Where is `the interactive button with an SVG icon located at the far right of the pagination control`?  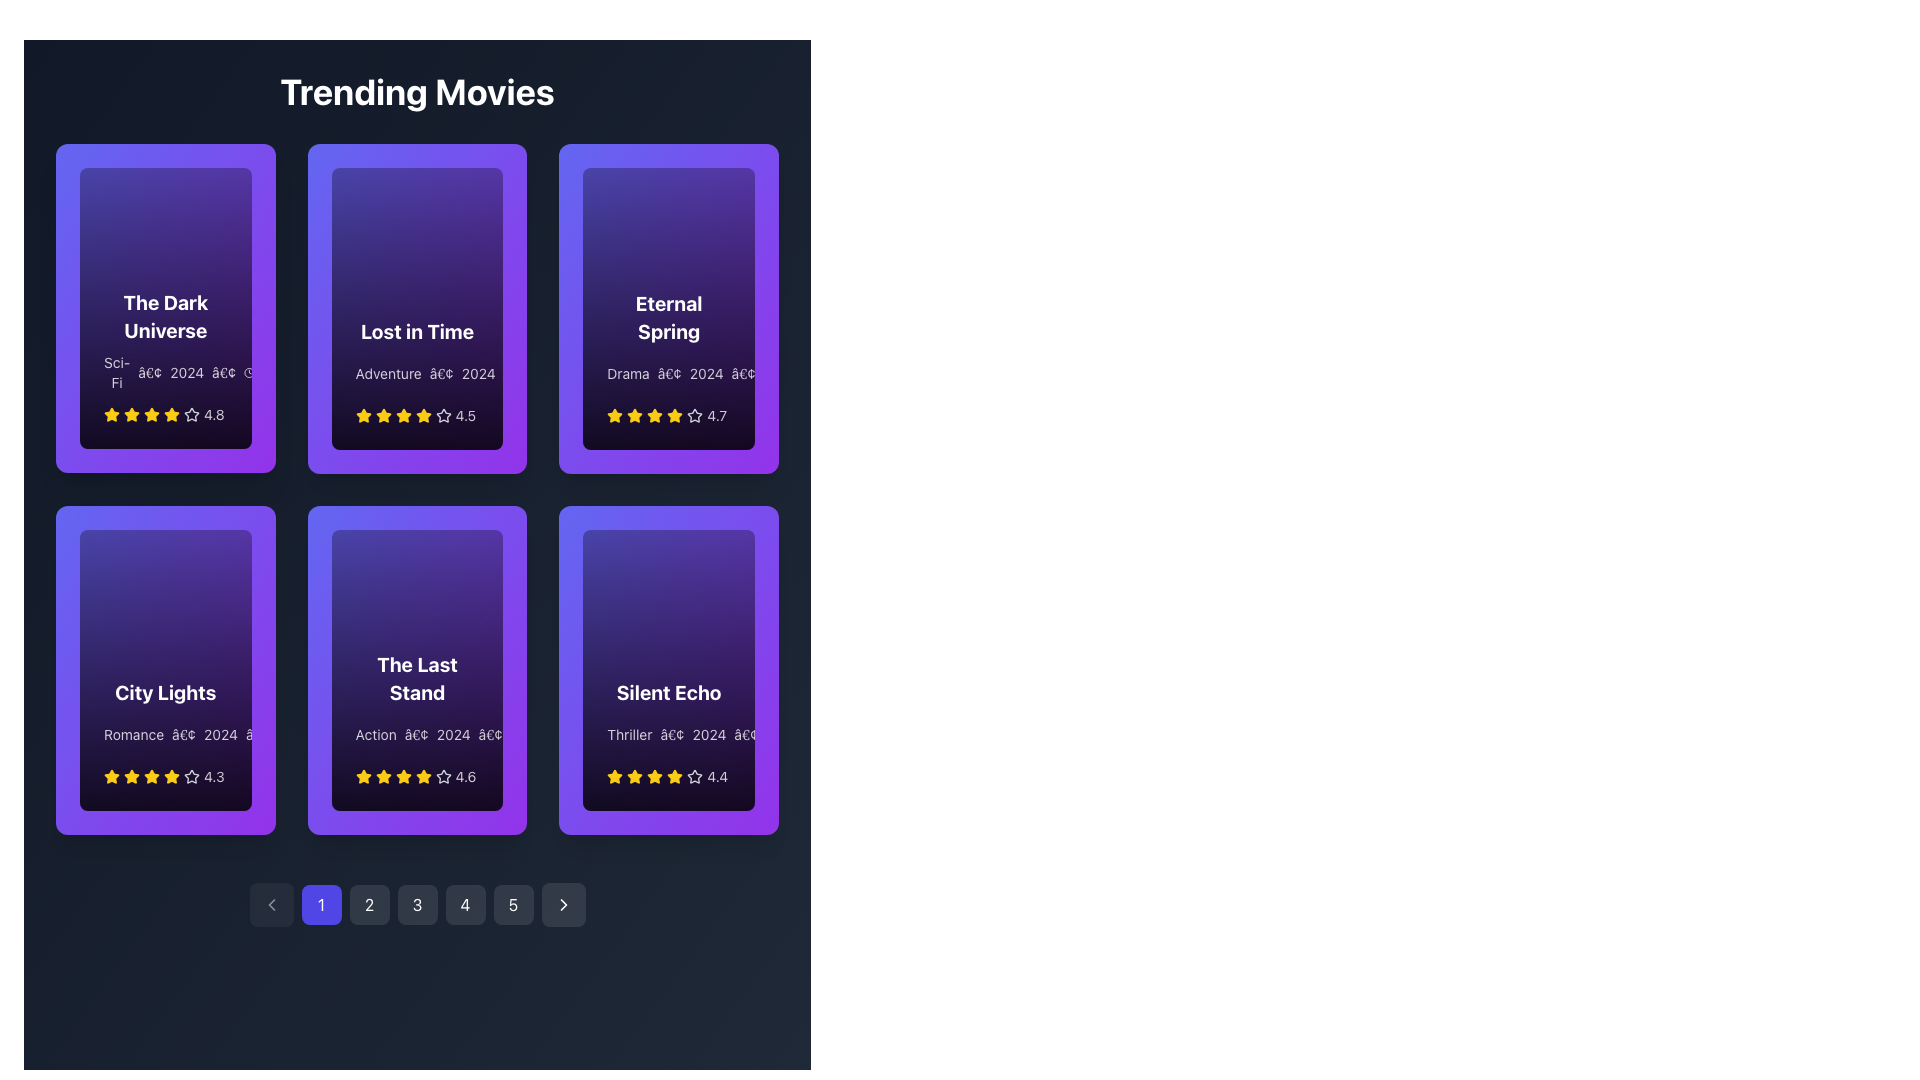
the interactive button with an SVG icon located at the far right of the pagination control is located at coordinates (562, 905).